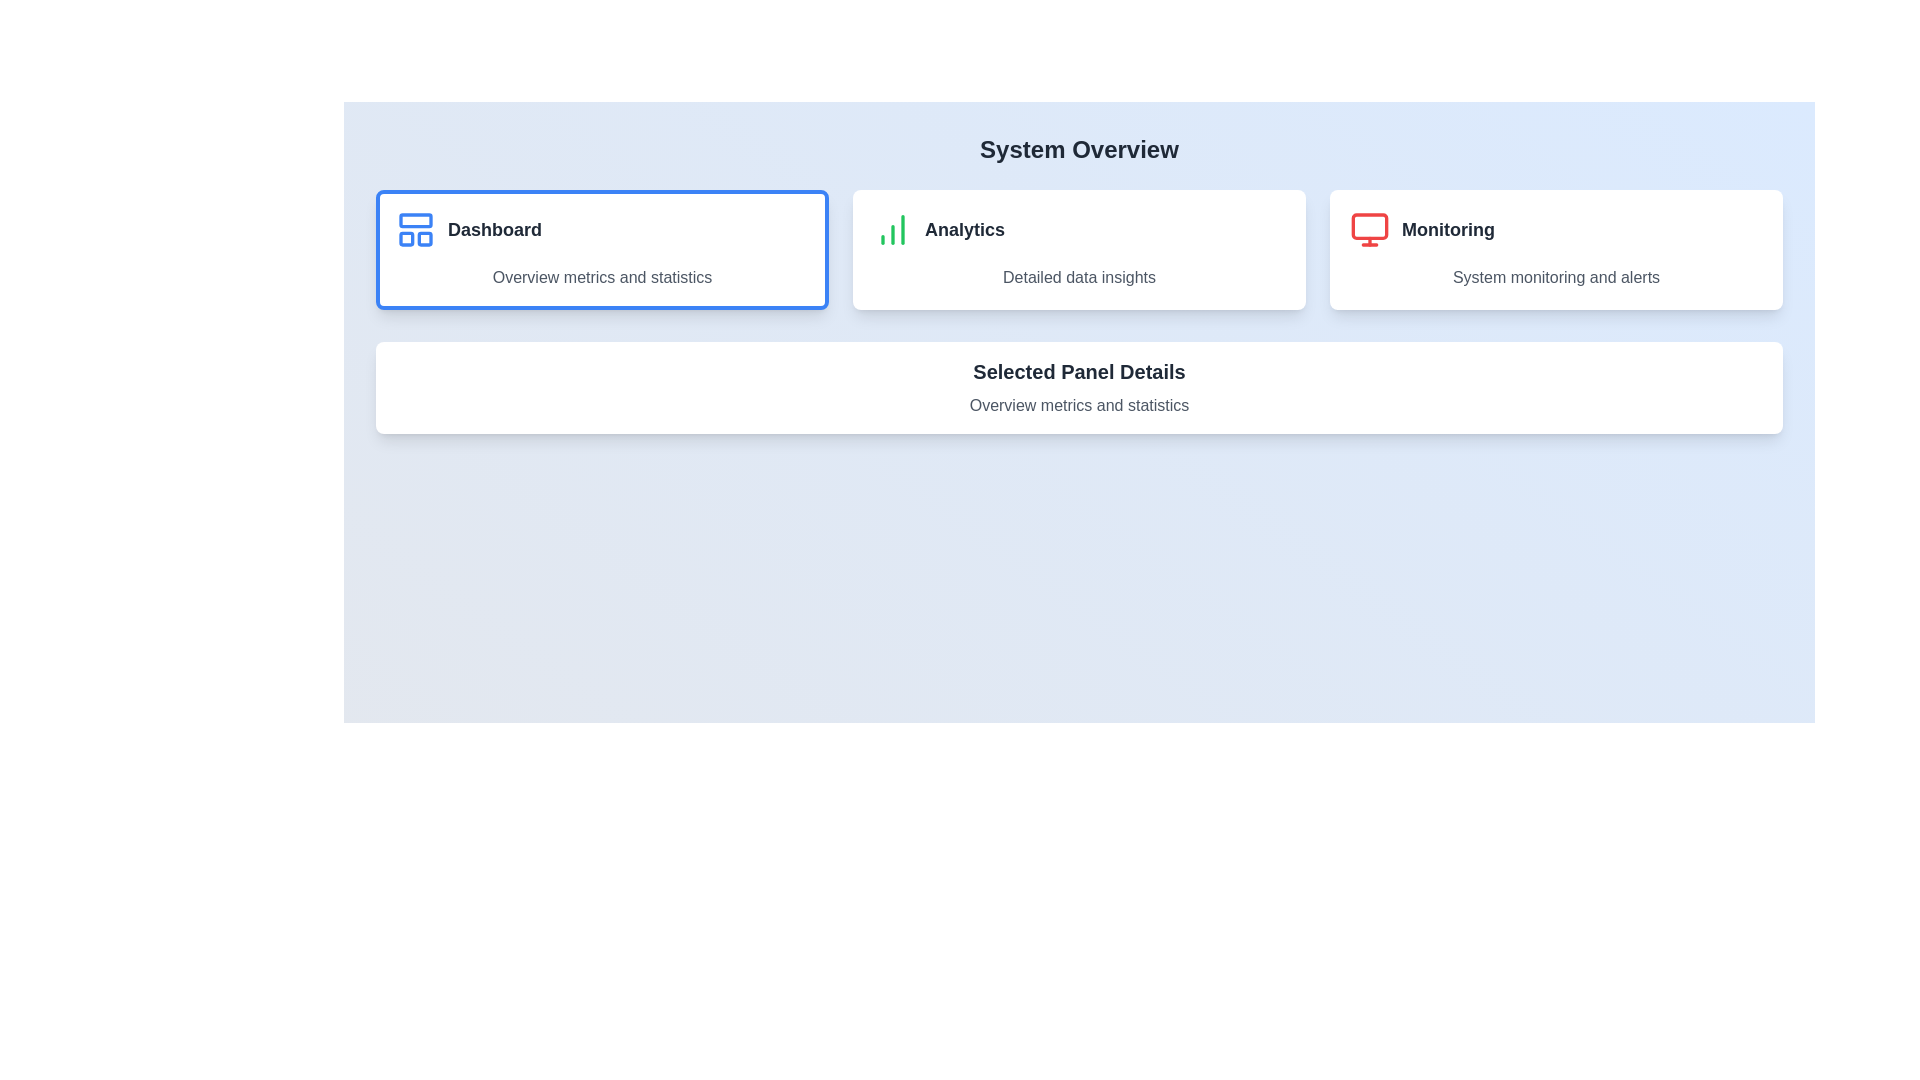 The image size is (1920, 1080). What do you see at coordinates (1078, 149) in the screenshot?
I see `the 'System Overview' text element, which is displayed in a bold and large font at the top of the interface with a black color and a gradient background` at bounding box center [1078, 149].